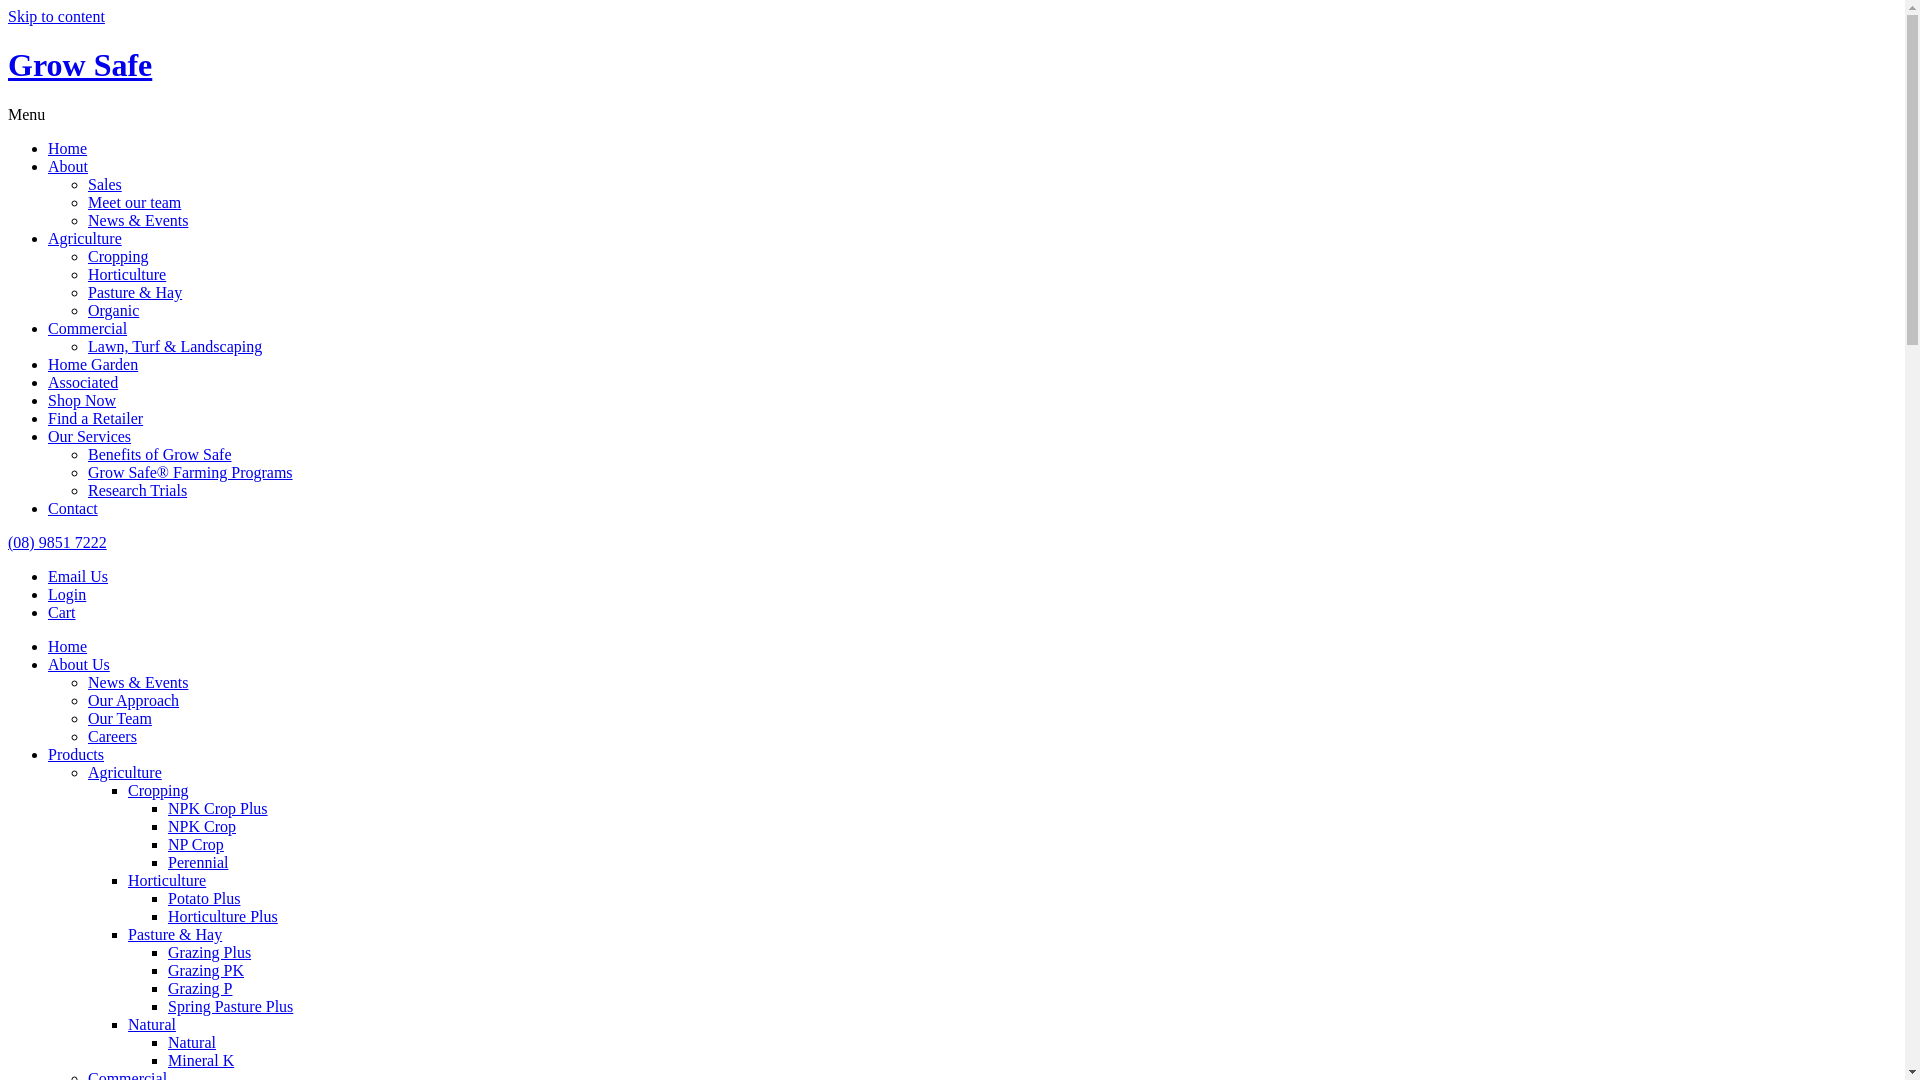 Image resolution: width=1920 pixels, height=1080 pixels. What do you see at coordinates (167, 879) in the screenshot?
I see `'Horticulture'` at bounding box center [167, 879].